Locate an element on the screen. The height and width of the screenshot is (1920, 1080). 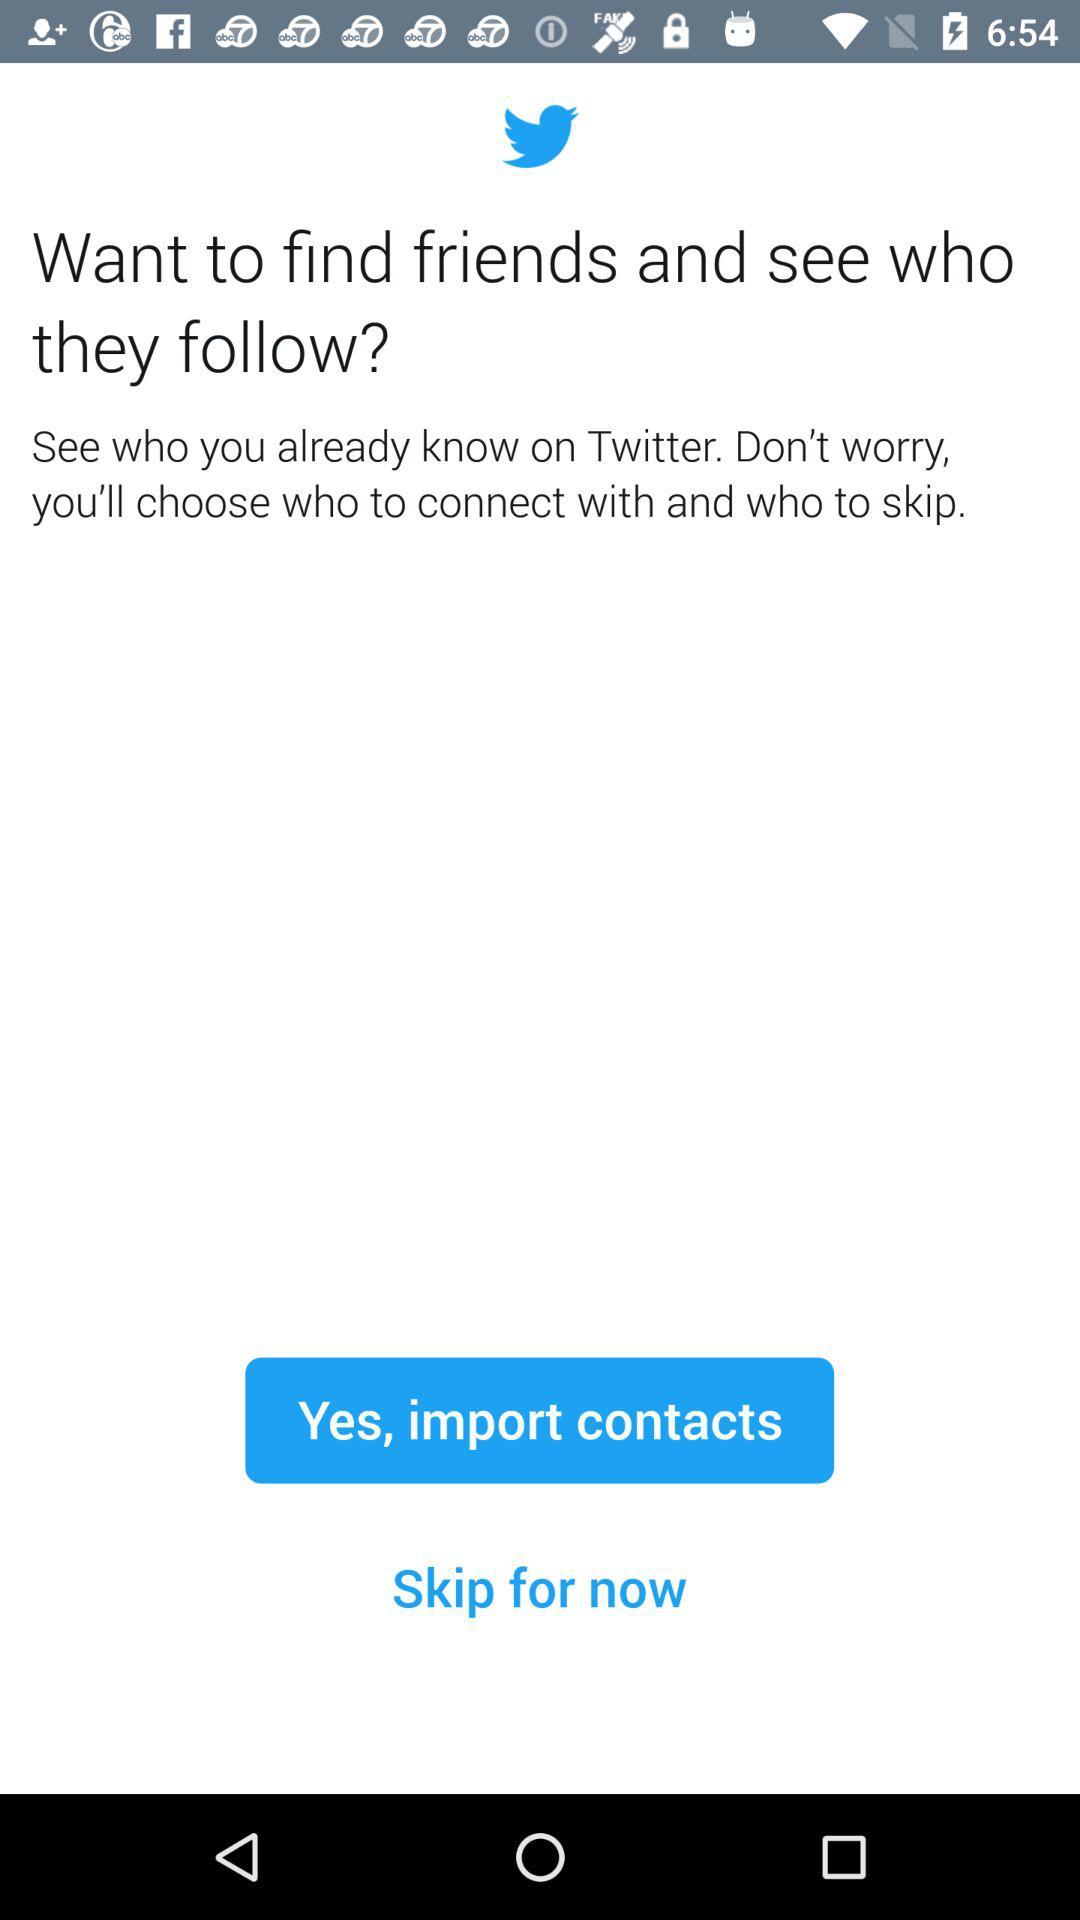
the yes, import contacts item is located at coordinates (538, 1419).